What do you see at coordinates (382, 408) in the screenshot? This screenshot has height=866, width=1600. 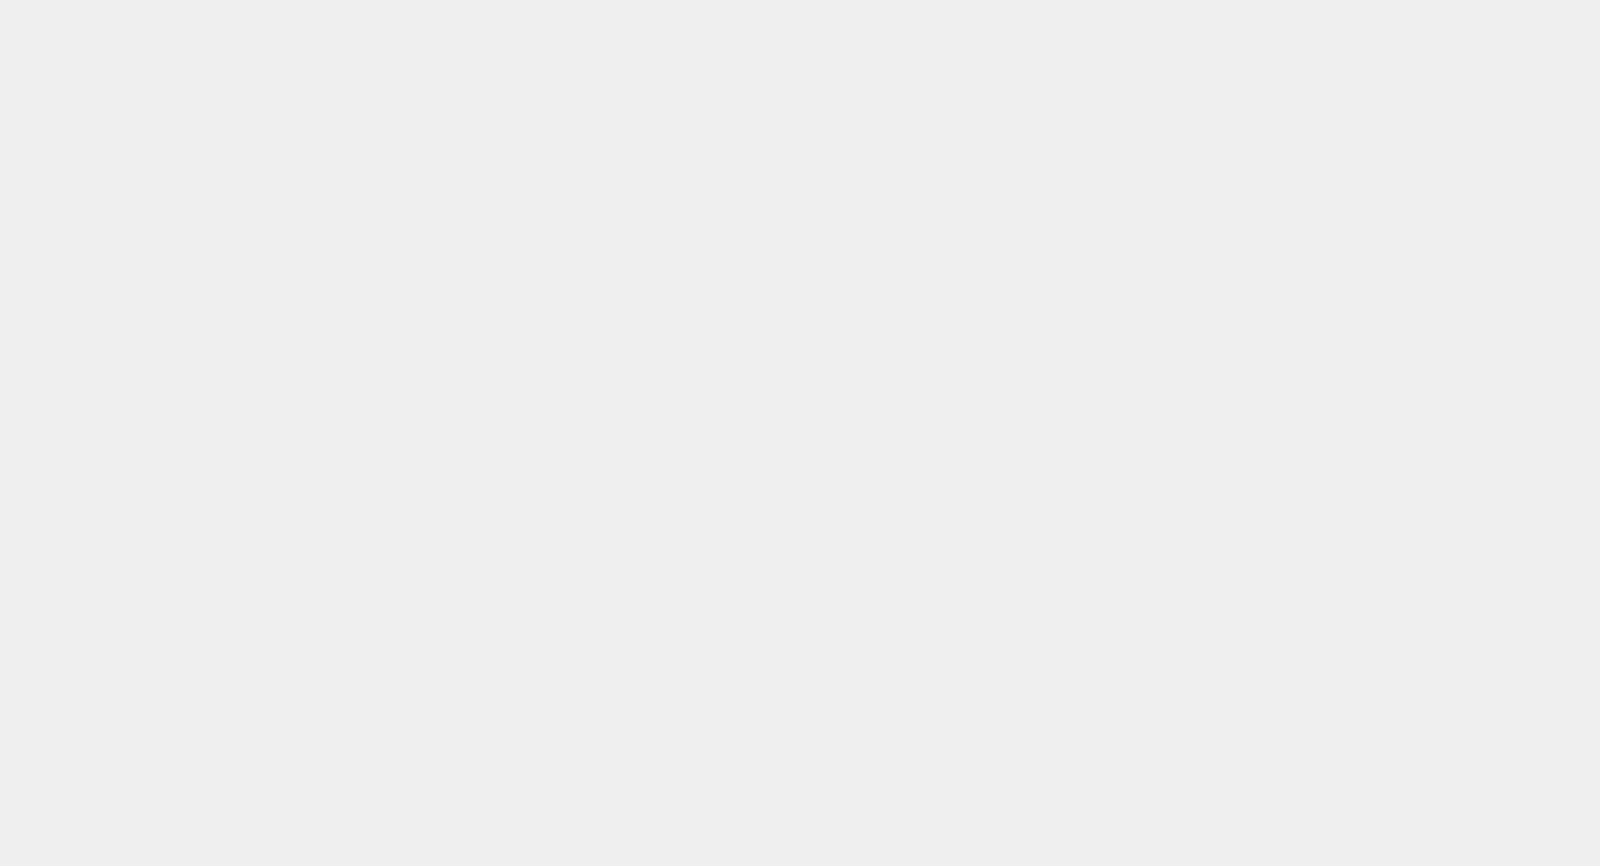 I see `'STEPHEN'` at bounding box center [382, 408].